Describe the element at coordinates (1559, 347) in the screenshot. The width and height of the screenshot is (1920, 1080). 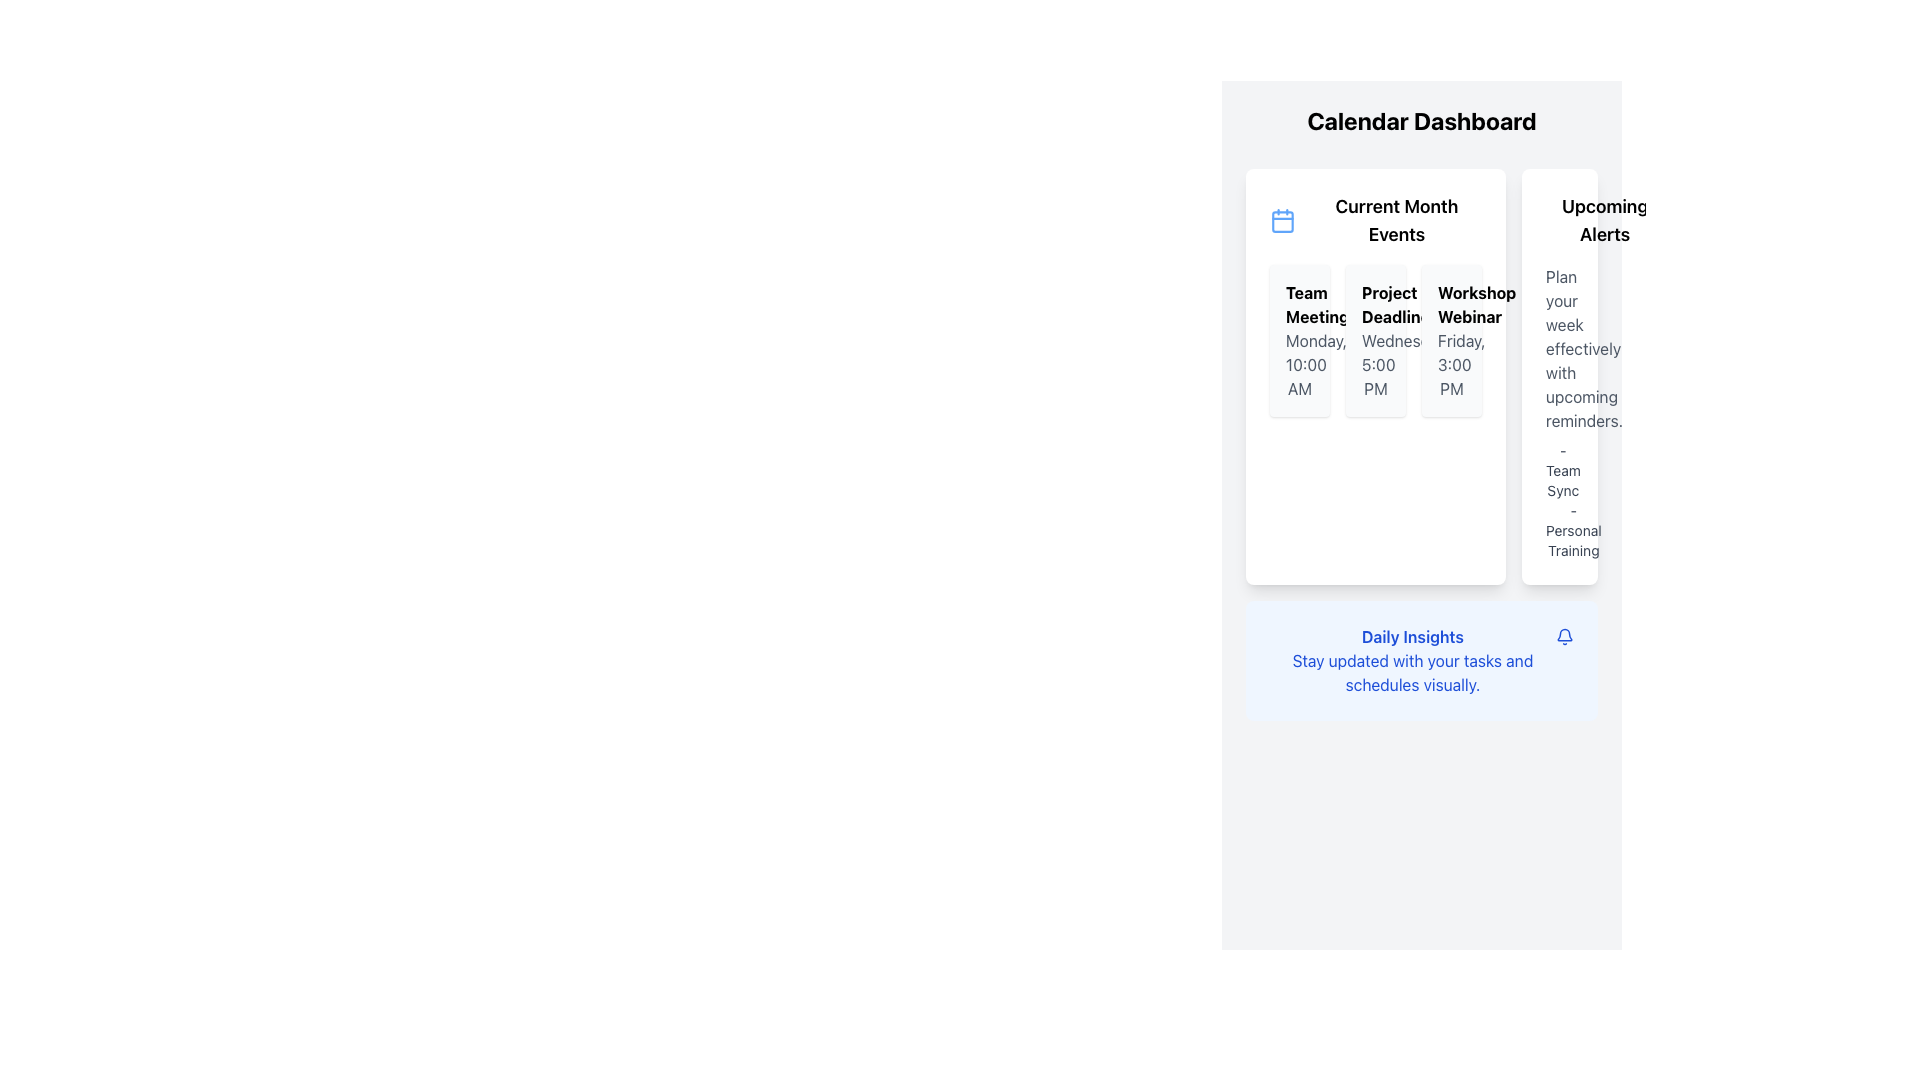
I see `text element displaying 'Plan your week effectively with upcoming reminders.' located below the heading 'Upcoming Alerts'` at that location.